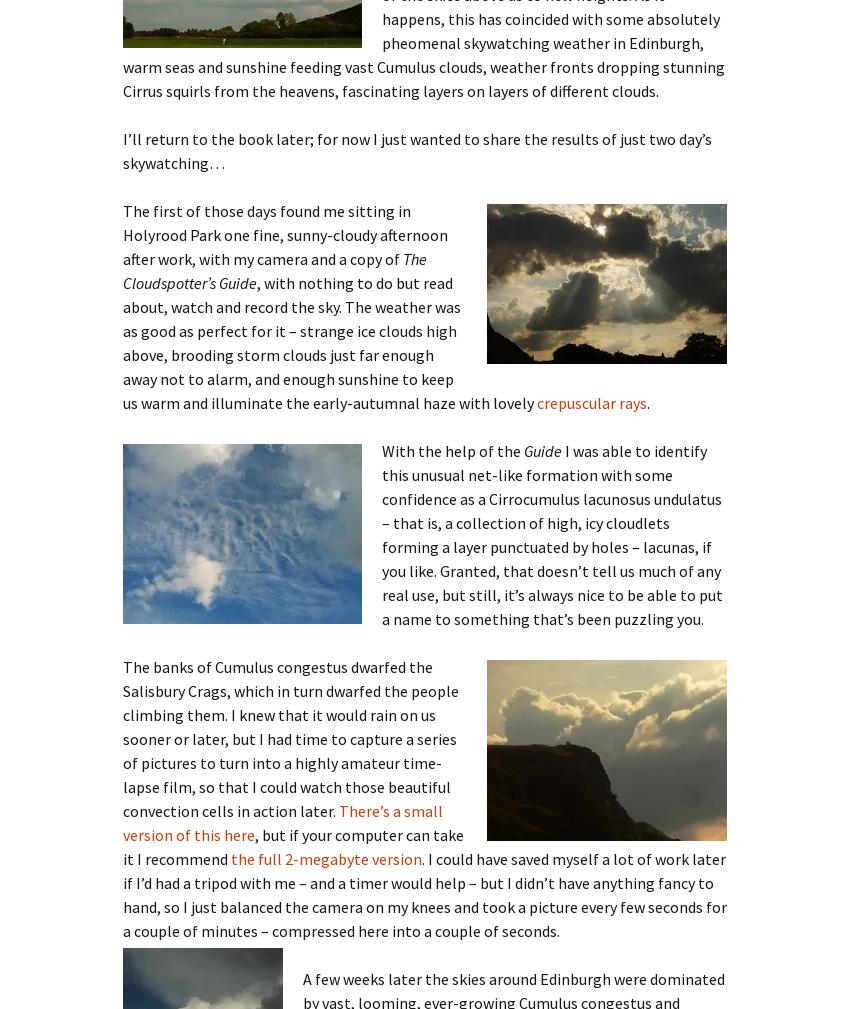 The image size is (850, 1009). What do you see at coordinates (417, 149) in the screenshot?
I see `'I’ll return to the book later; for now I just wanted to share the results of just two day’s skywatching…'` at bounding box center [417, 149].